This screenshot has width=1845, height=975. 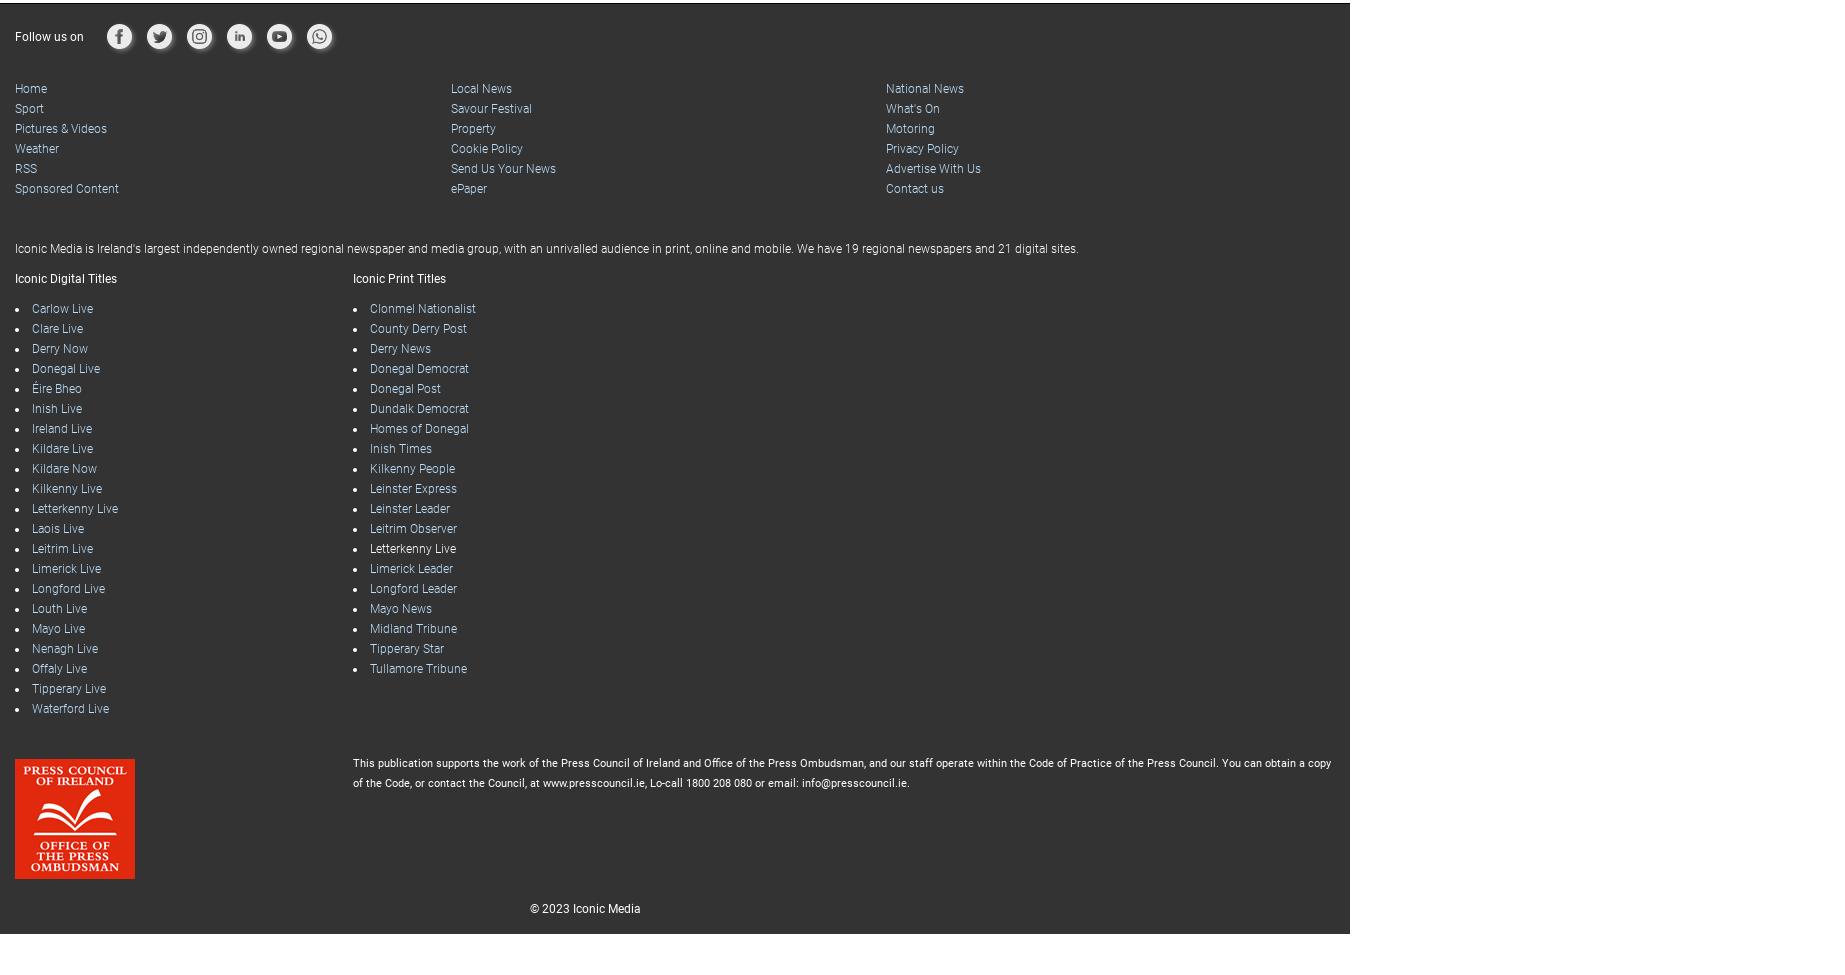 What do you see at coordinates (398, 409) in the screenshot?
I see `'Inish Times'` at bounding box center [398, 409].